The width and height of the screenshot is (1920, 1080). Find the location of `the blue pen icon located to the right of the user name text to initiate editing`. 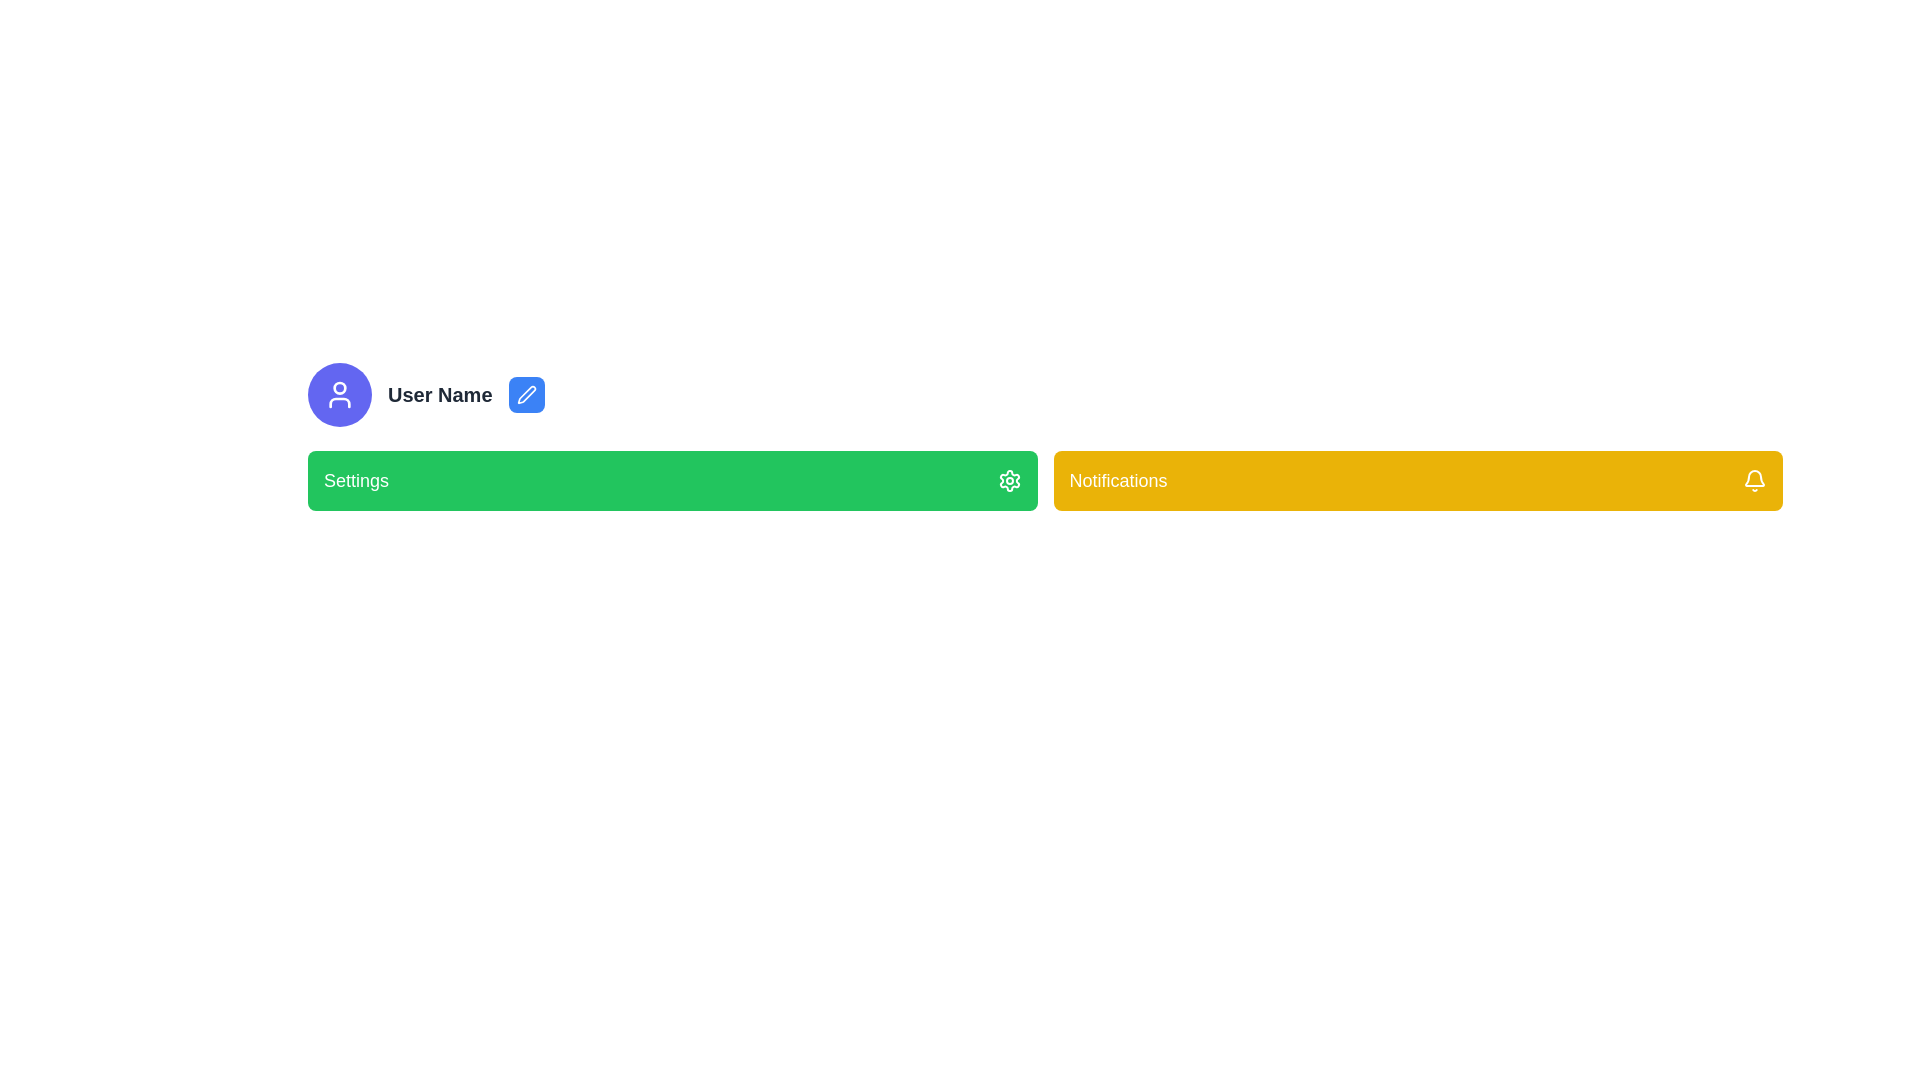

the blue pen icon located to the right of the user name text to initiate editing is located at coordinates (526, 394).